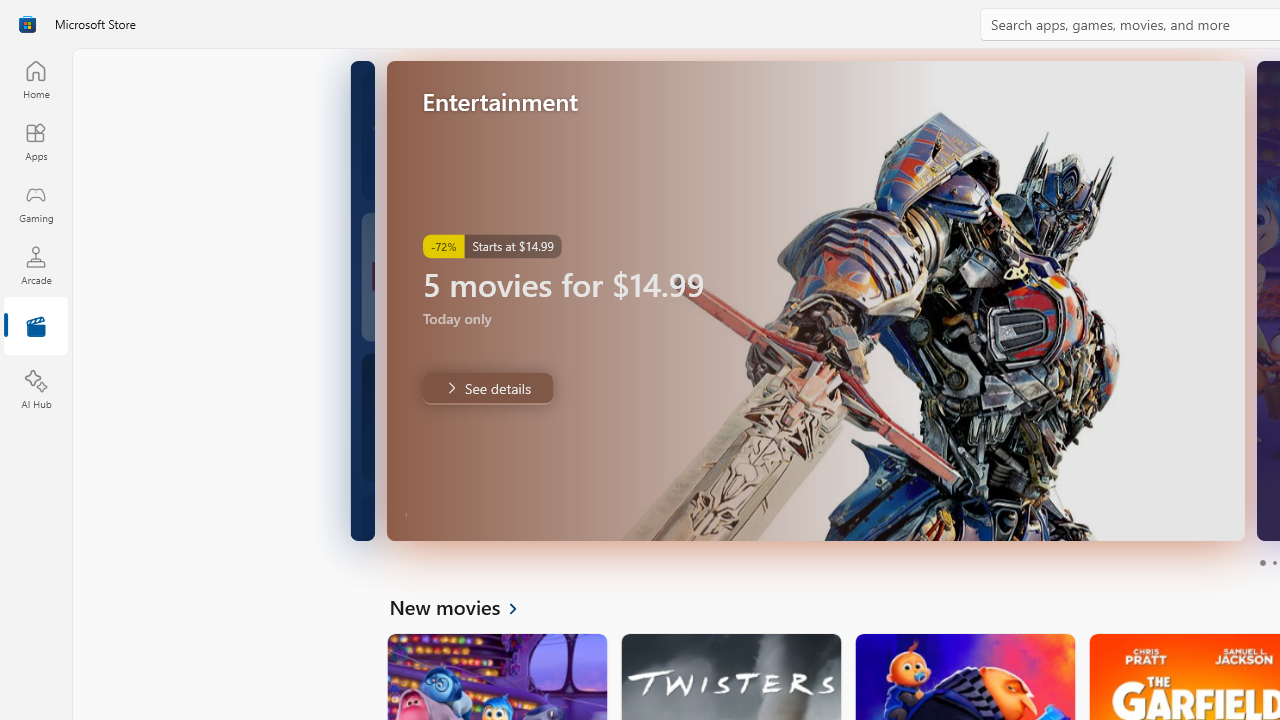 The width and height of the screenshot is (1280, 720). Describe the element at coordinates (35, 78) in the screenshot. I see `'Home'` at that location.